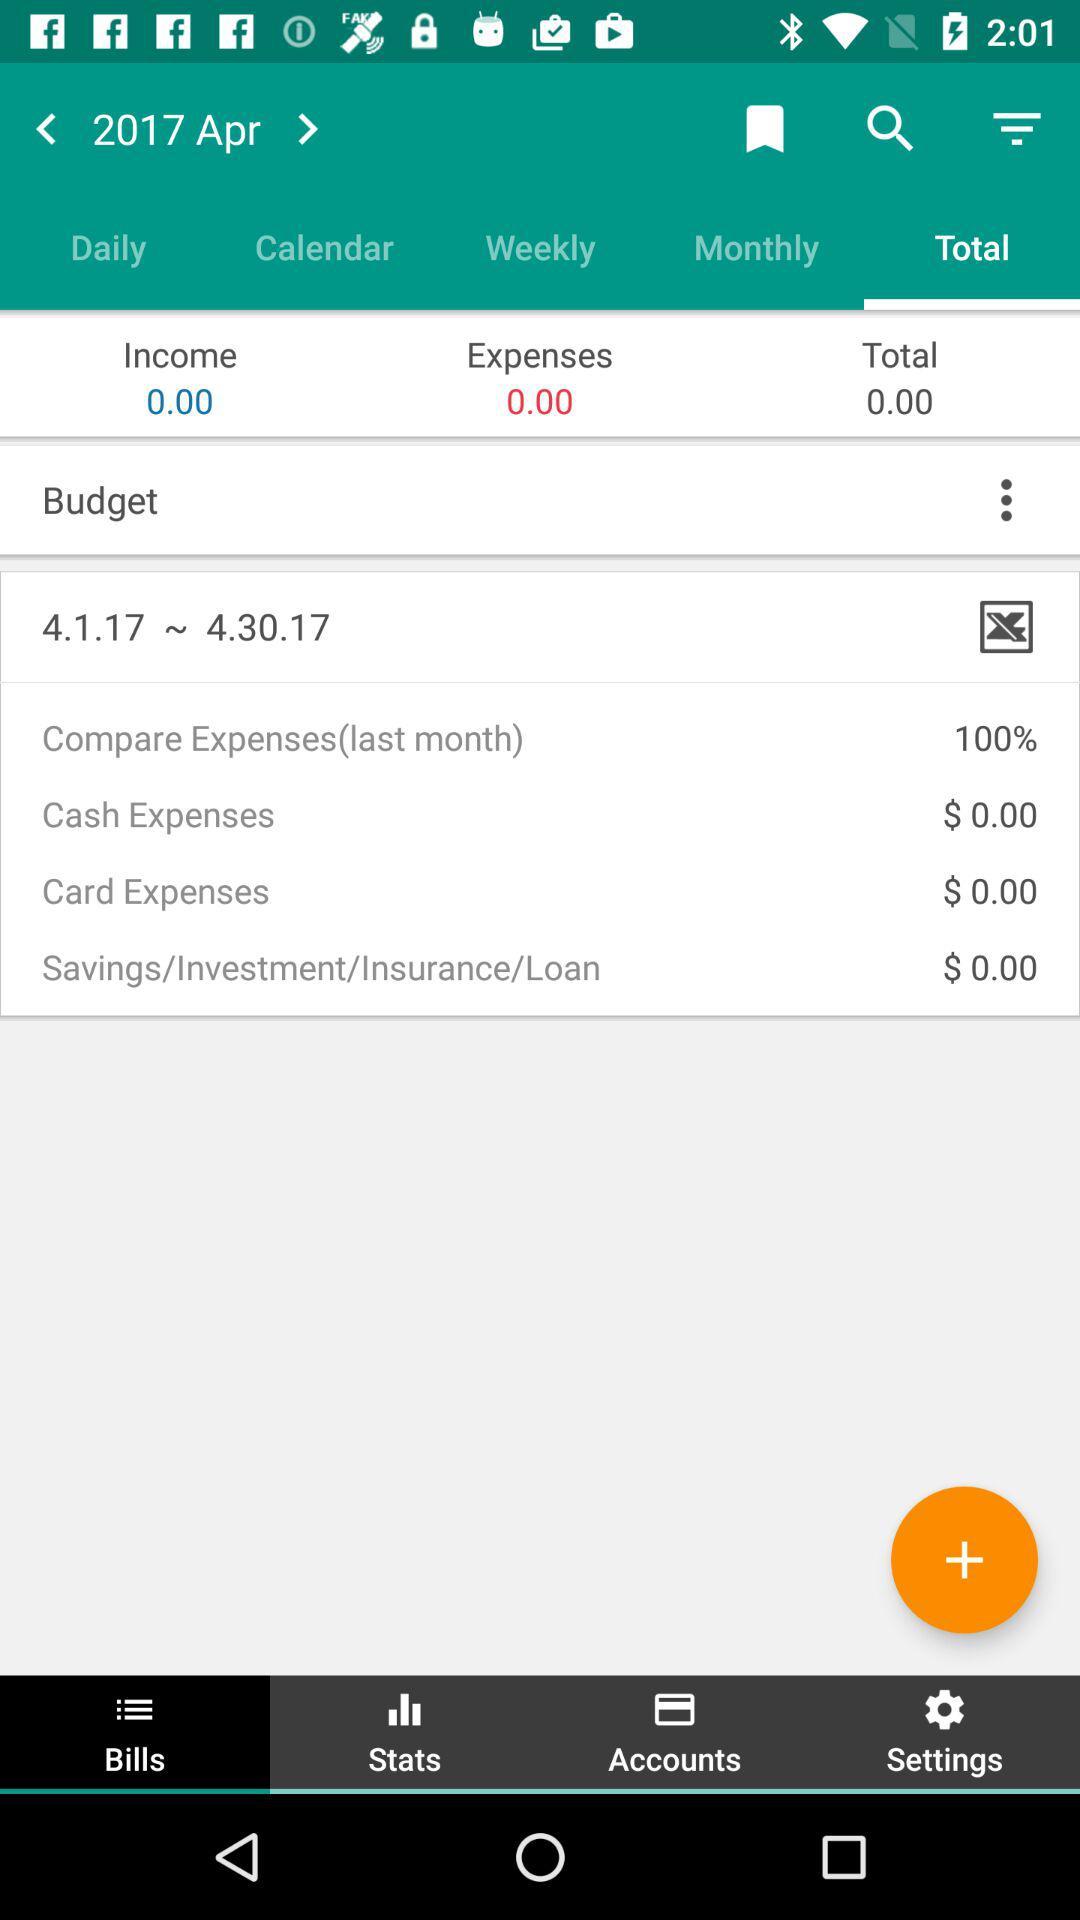 This screenshot has height=1920, width=1080. Describe the element at coordinates (764, 127) in the screenshot. I see `bookmark page` at that location.